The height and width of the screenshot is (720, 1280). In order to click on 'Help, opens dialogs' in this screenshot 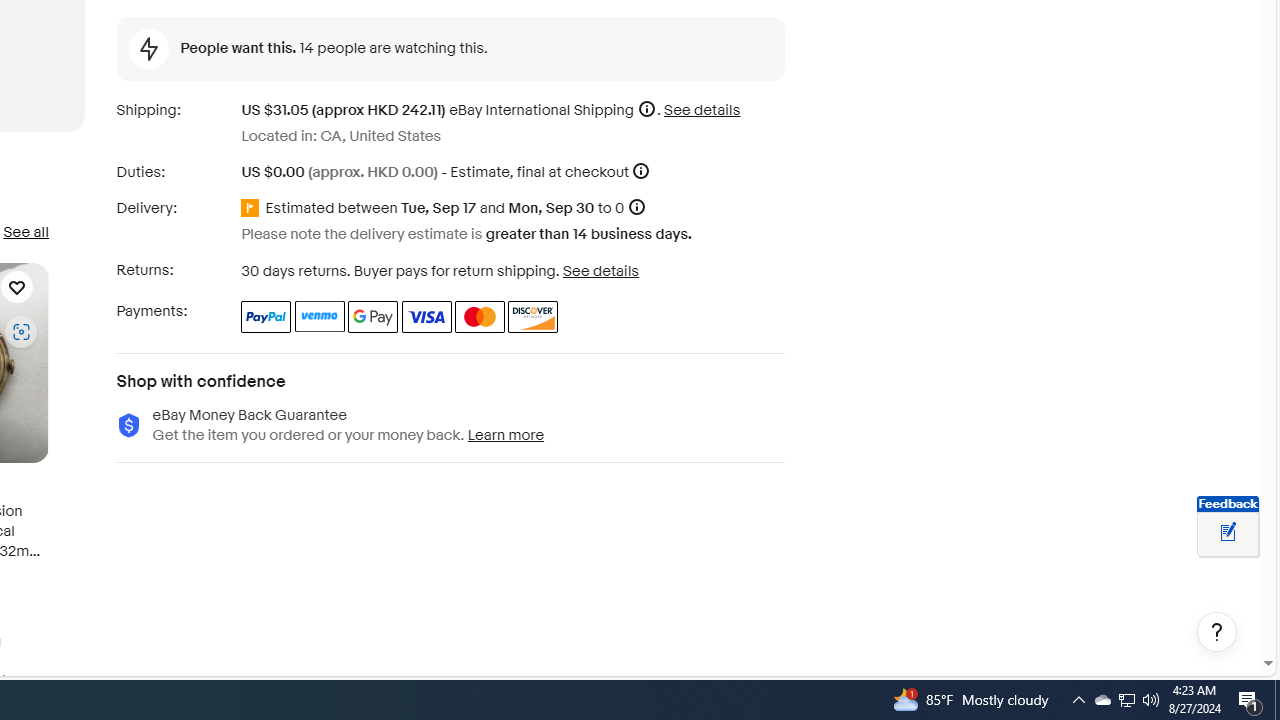, I will do `click(1216, 632)`.